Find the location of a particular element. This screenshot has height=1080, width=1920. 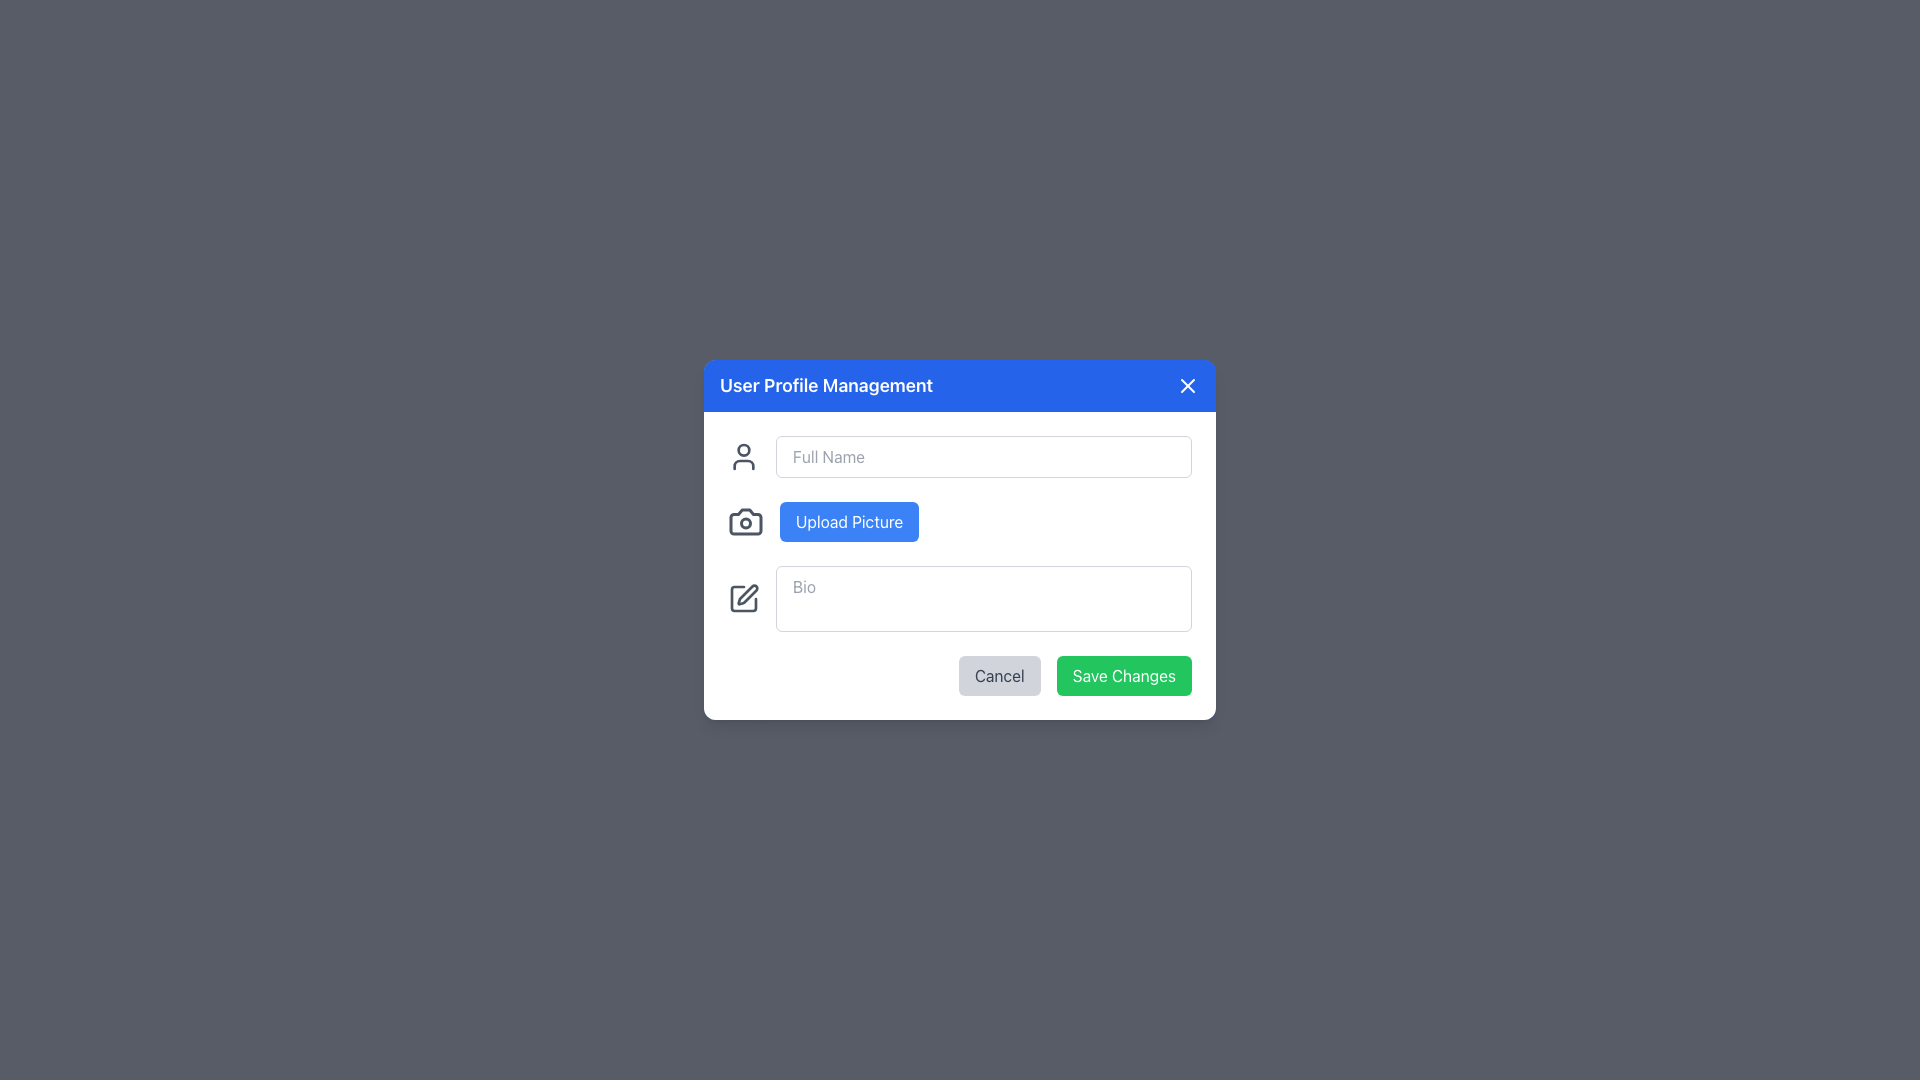

the close button located at the top-right corner of the 'User Profile Management' modal header is located at coordinates (1188, 385).